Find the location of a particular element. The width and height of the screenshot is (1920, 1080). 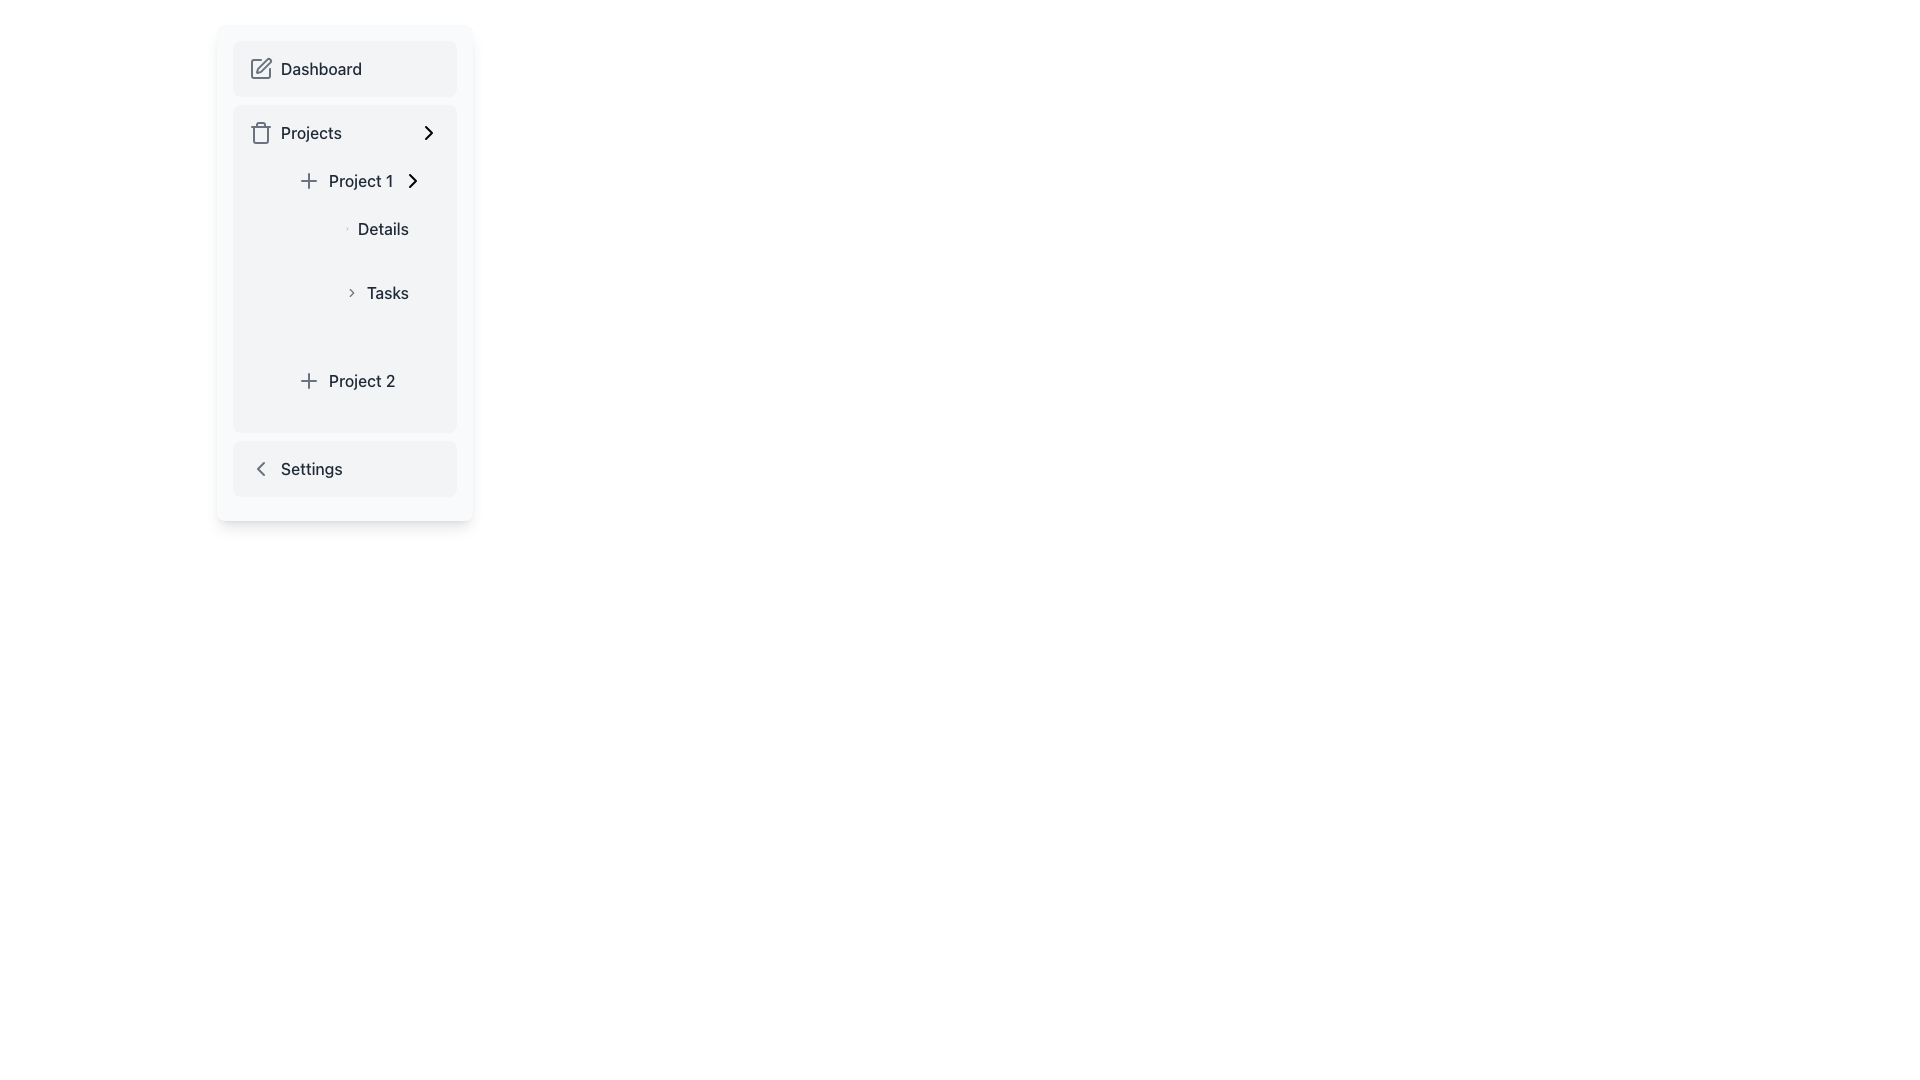

the 'Tasks' menu item in the sidebar, which features a right-pointing chevron icon and gray-colored text is located at coordinates (377, 293).